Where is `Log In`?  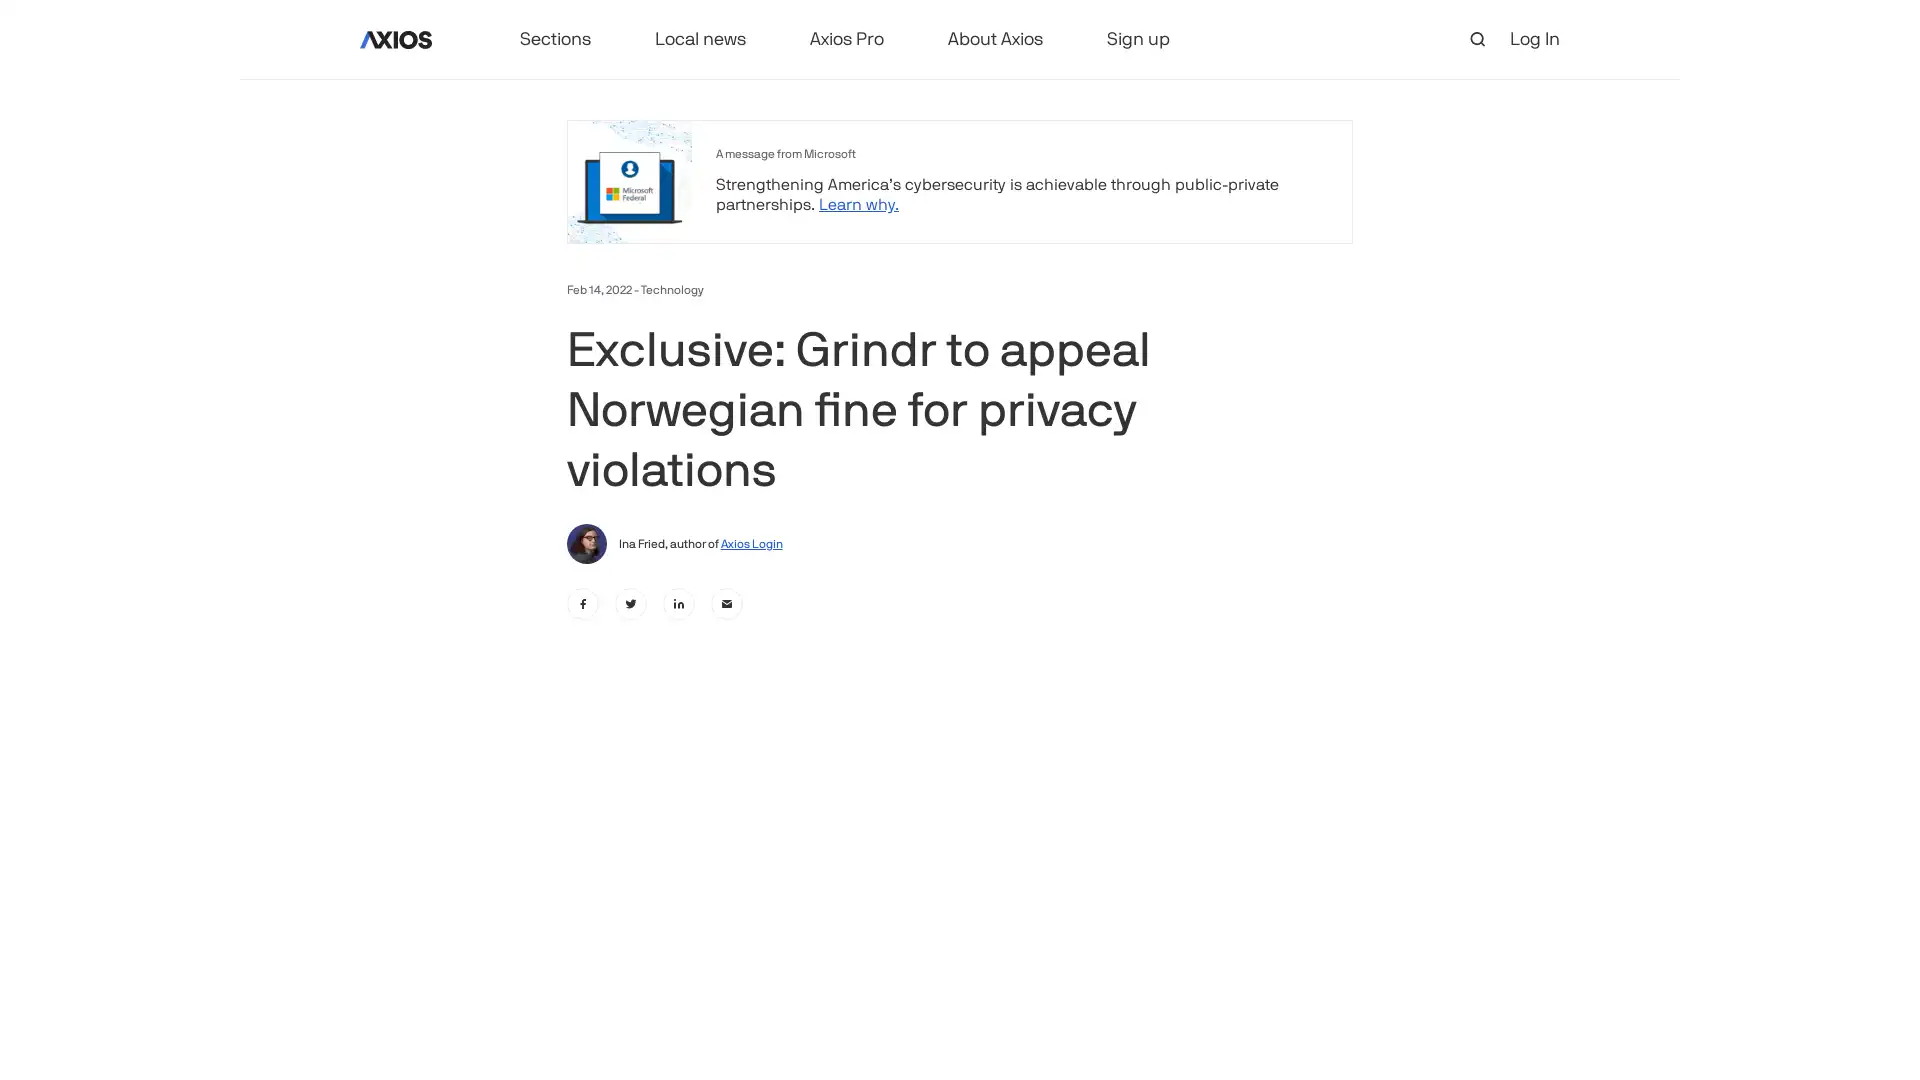
Log In is located at coordinates (1534, 38).